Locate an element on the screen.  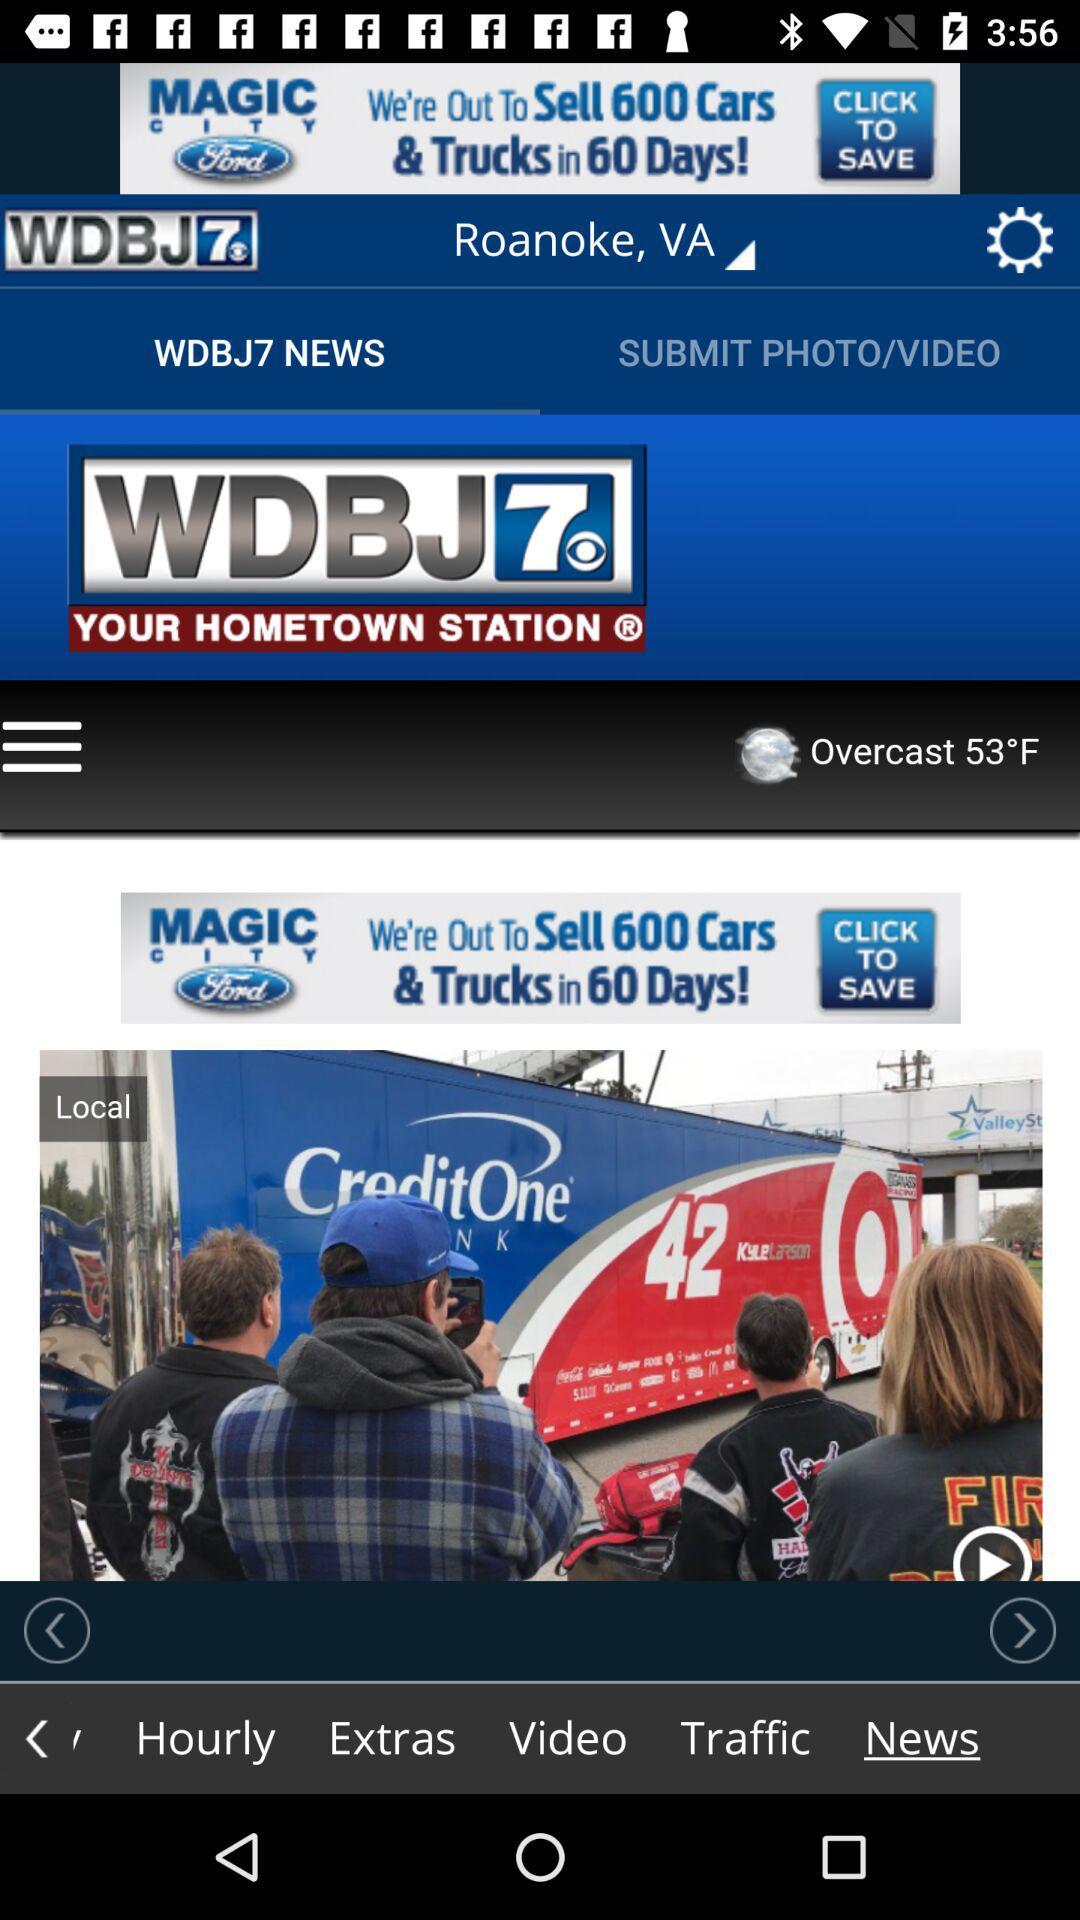
goto next is located at coordinates (1022, 1630).